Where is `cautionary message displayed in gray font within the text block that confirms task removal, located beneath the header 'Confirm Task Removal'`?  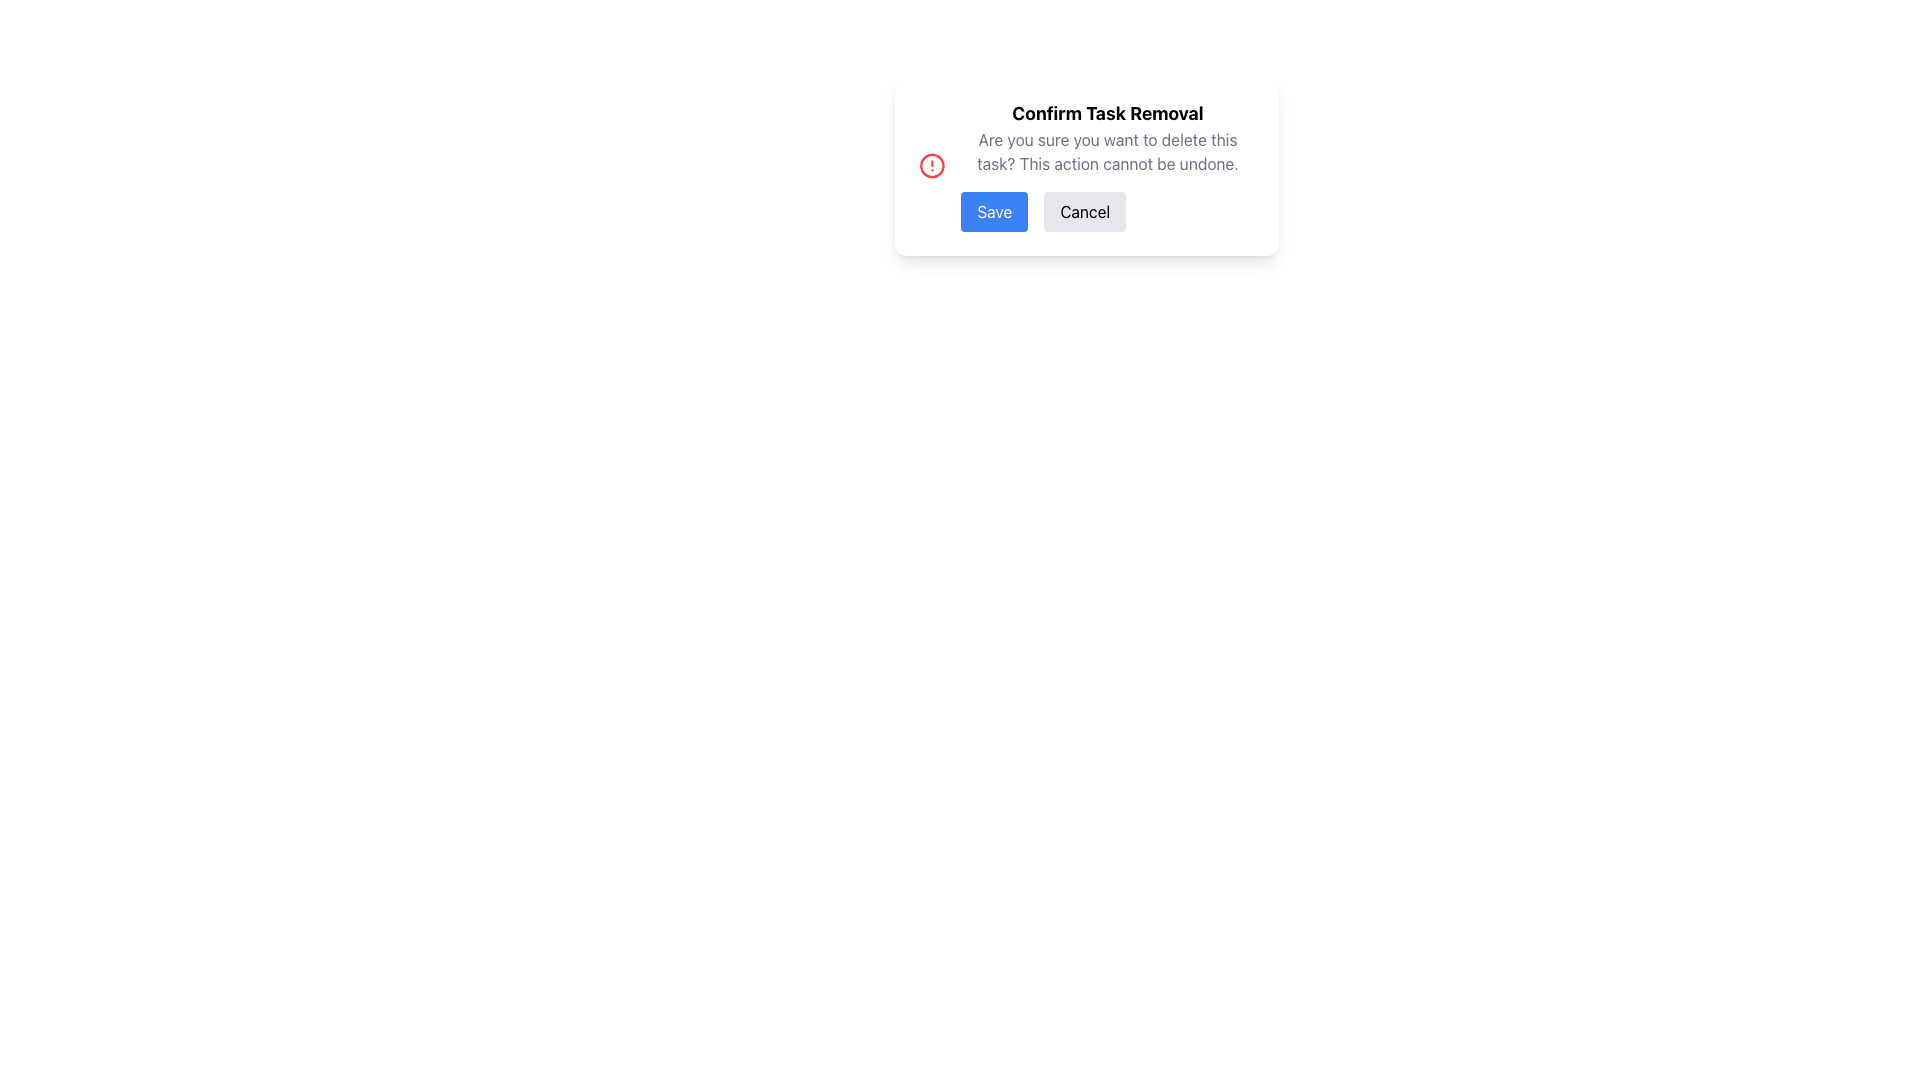
cautionary message displayed in gray font within the text block that confirms task removal, located beneath the header 'Confirm Task Removal' is located at coordinates (1106, 150).